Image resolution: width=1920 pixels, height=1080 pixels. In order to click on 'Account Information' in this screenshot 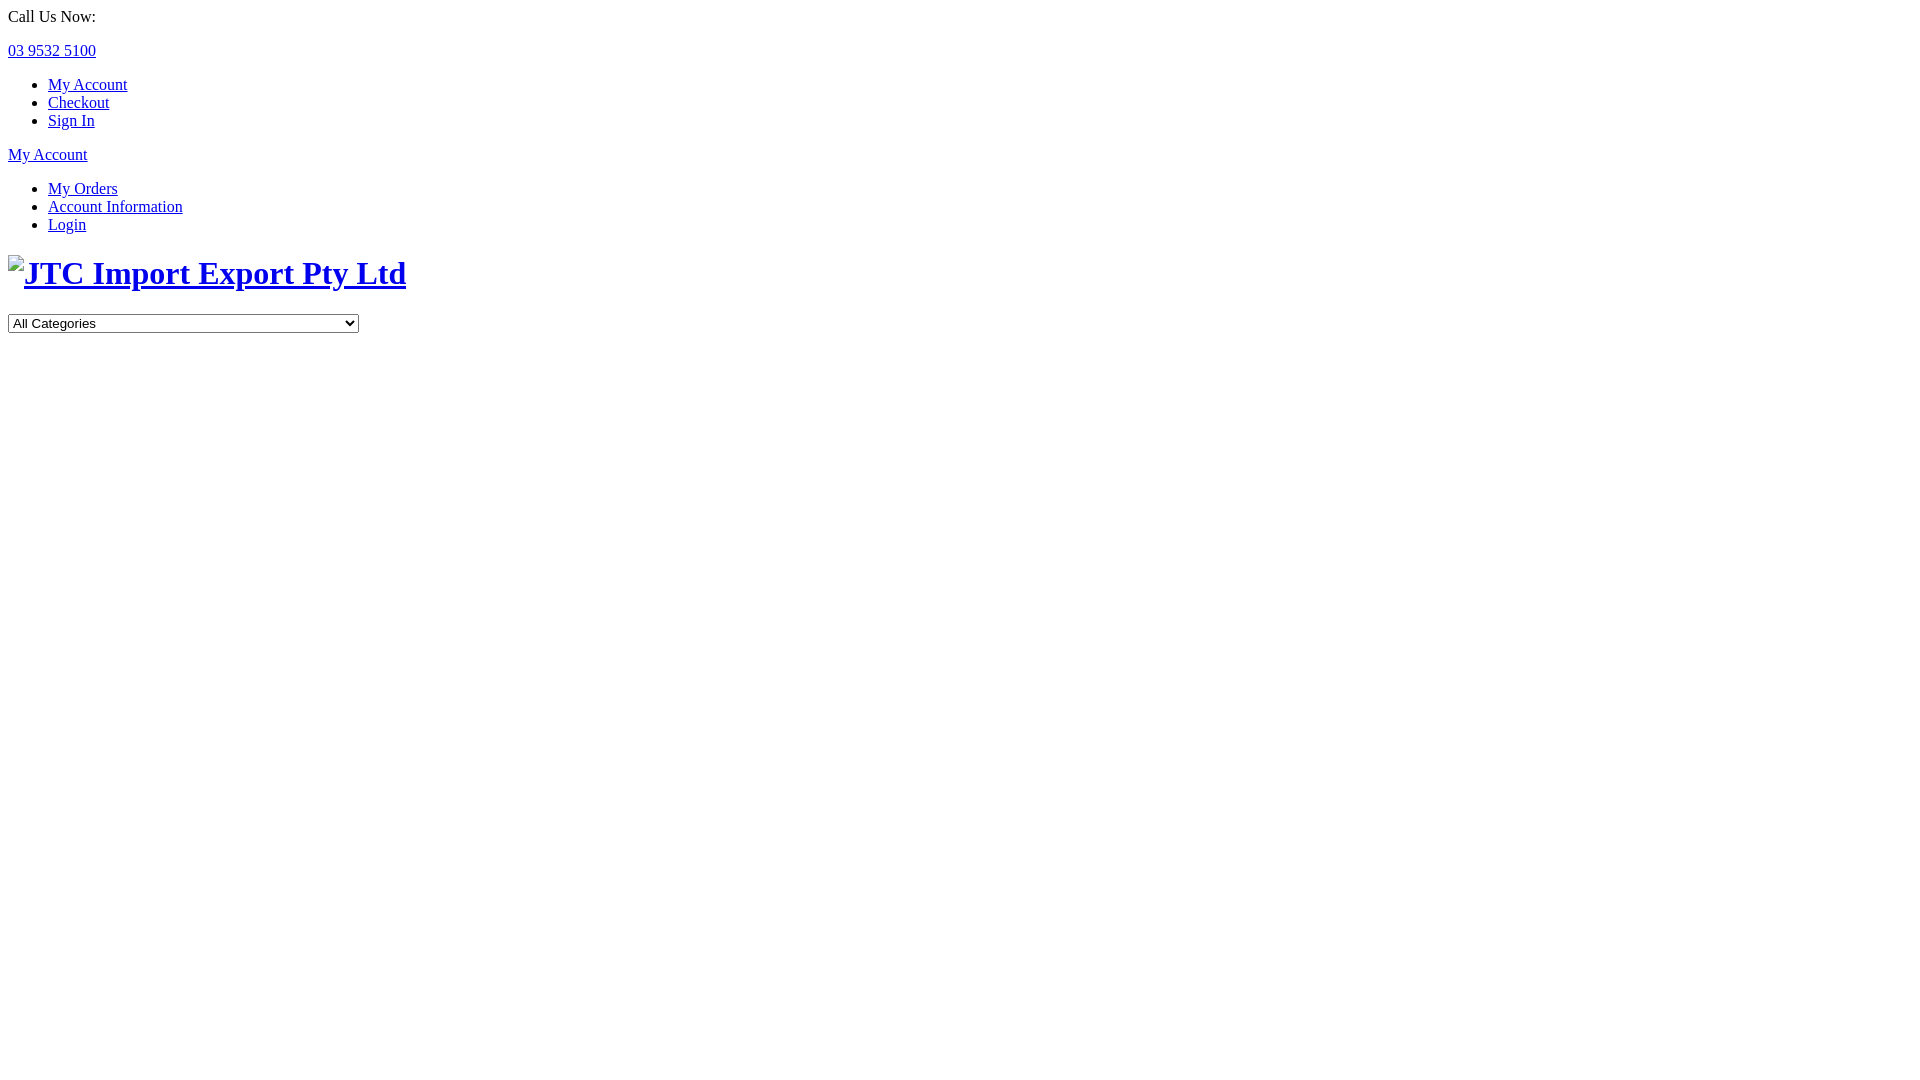, I will do `click(114, 206)`.